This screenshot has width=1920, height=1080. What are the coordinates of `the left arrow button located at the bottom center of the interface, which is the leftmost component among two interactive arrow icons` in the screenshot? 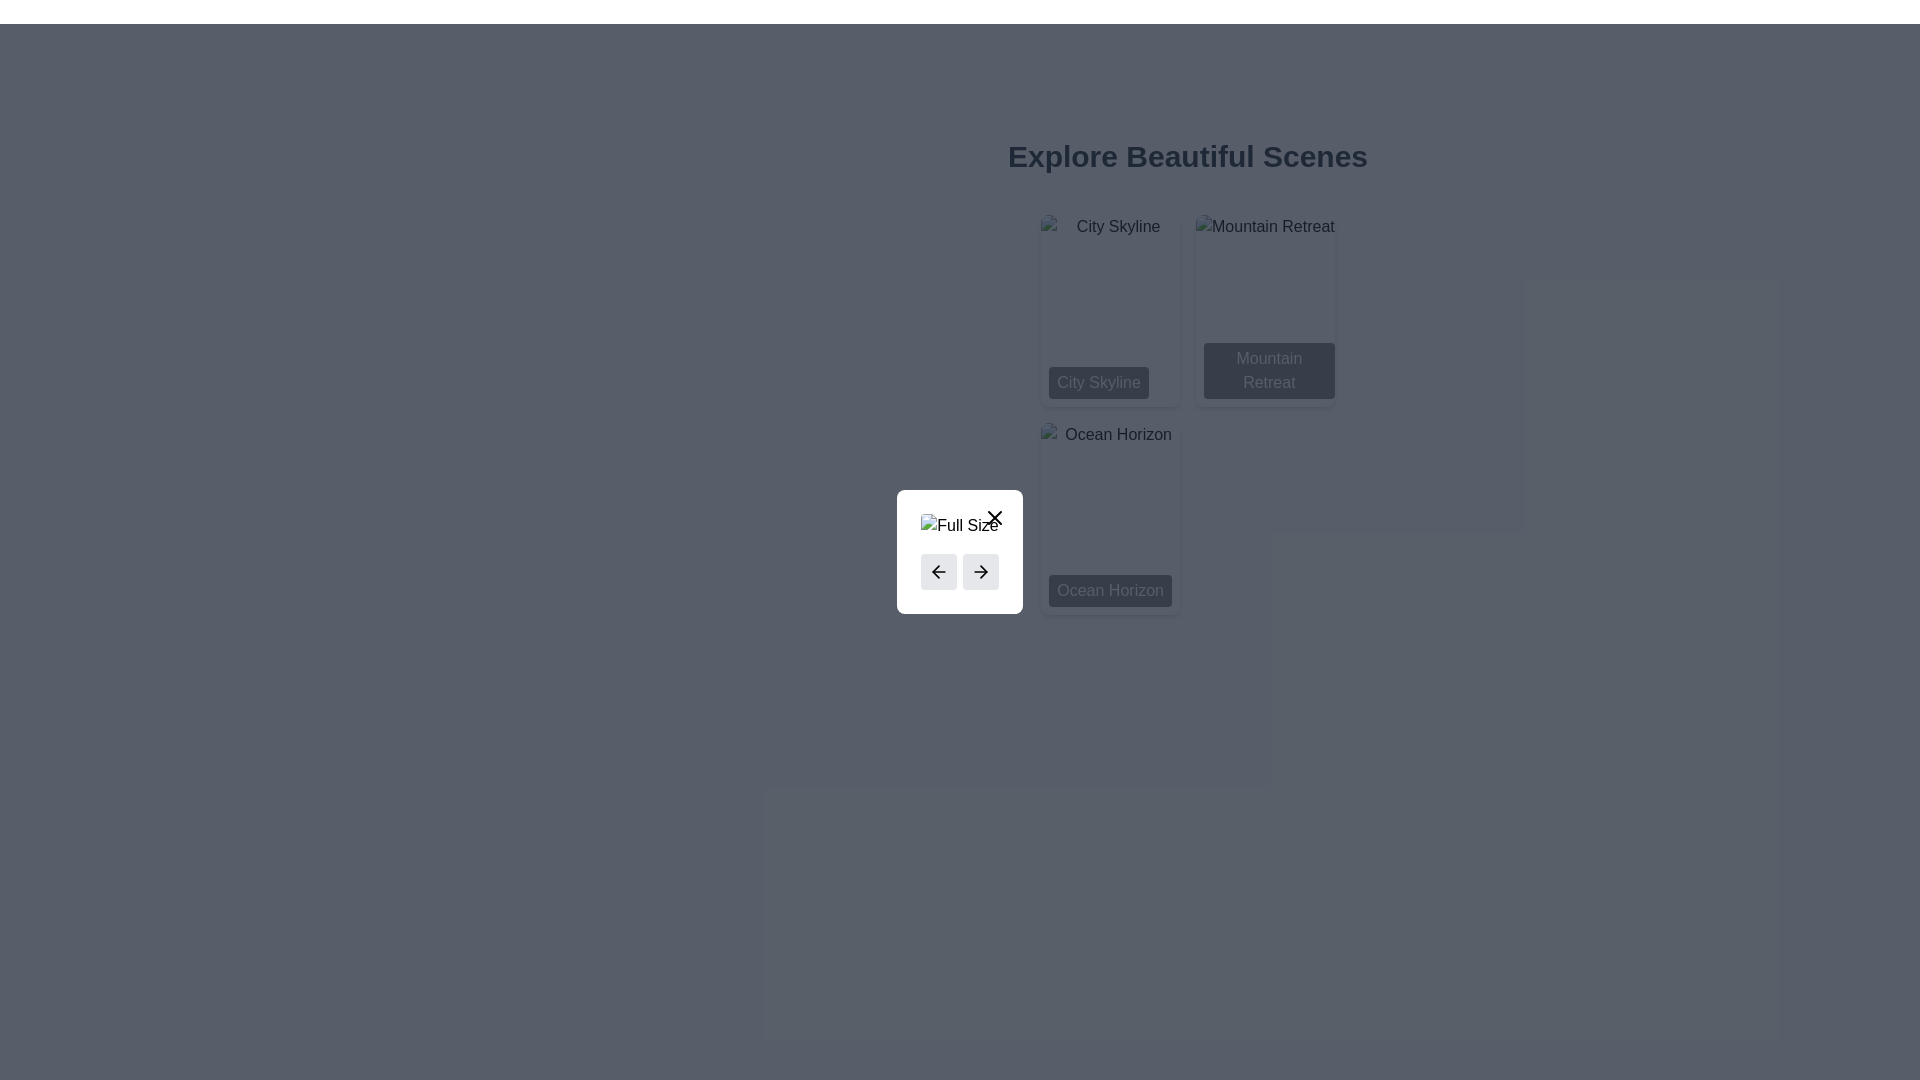 It's located at (938, 571).